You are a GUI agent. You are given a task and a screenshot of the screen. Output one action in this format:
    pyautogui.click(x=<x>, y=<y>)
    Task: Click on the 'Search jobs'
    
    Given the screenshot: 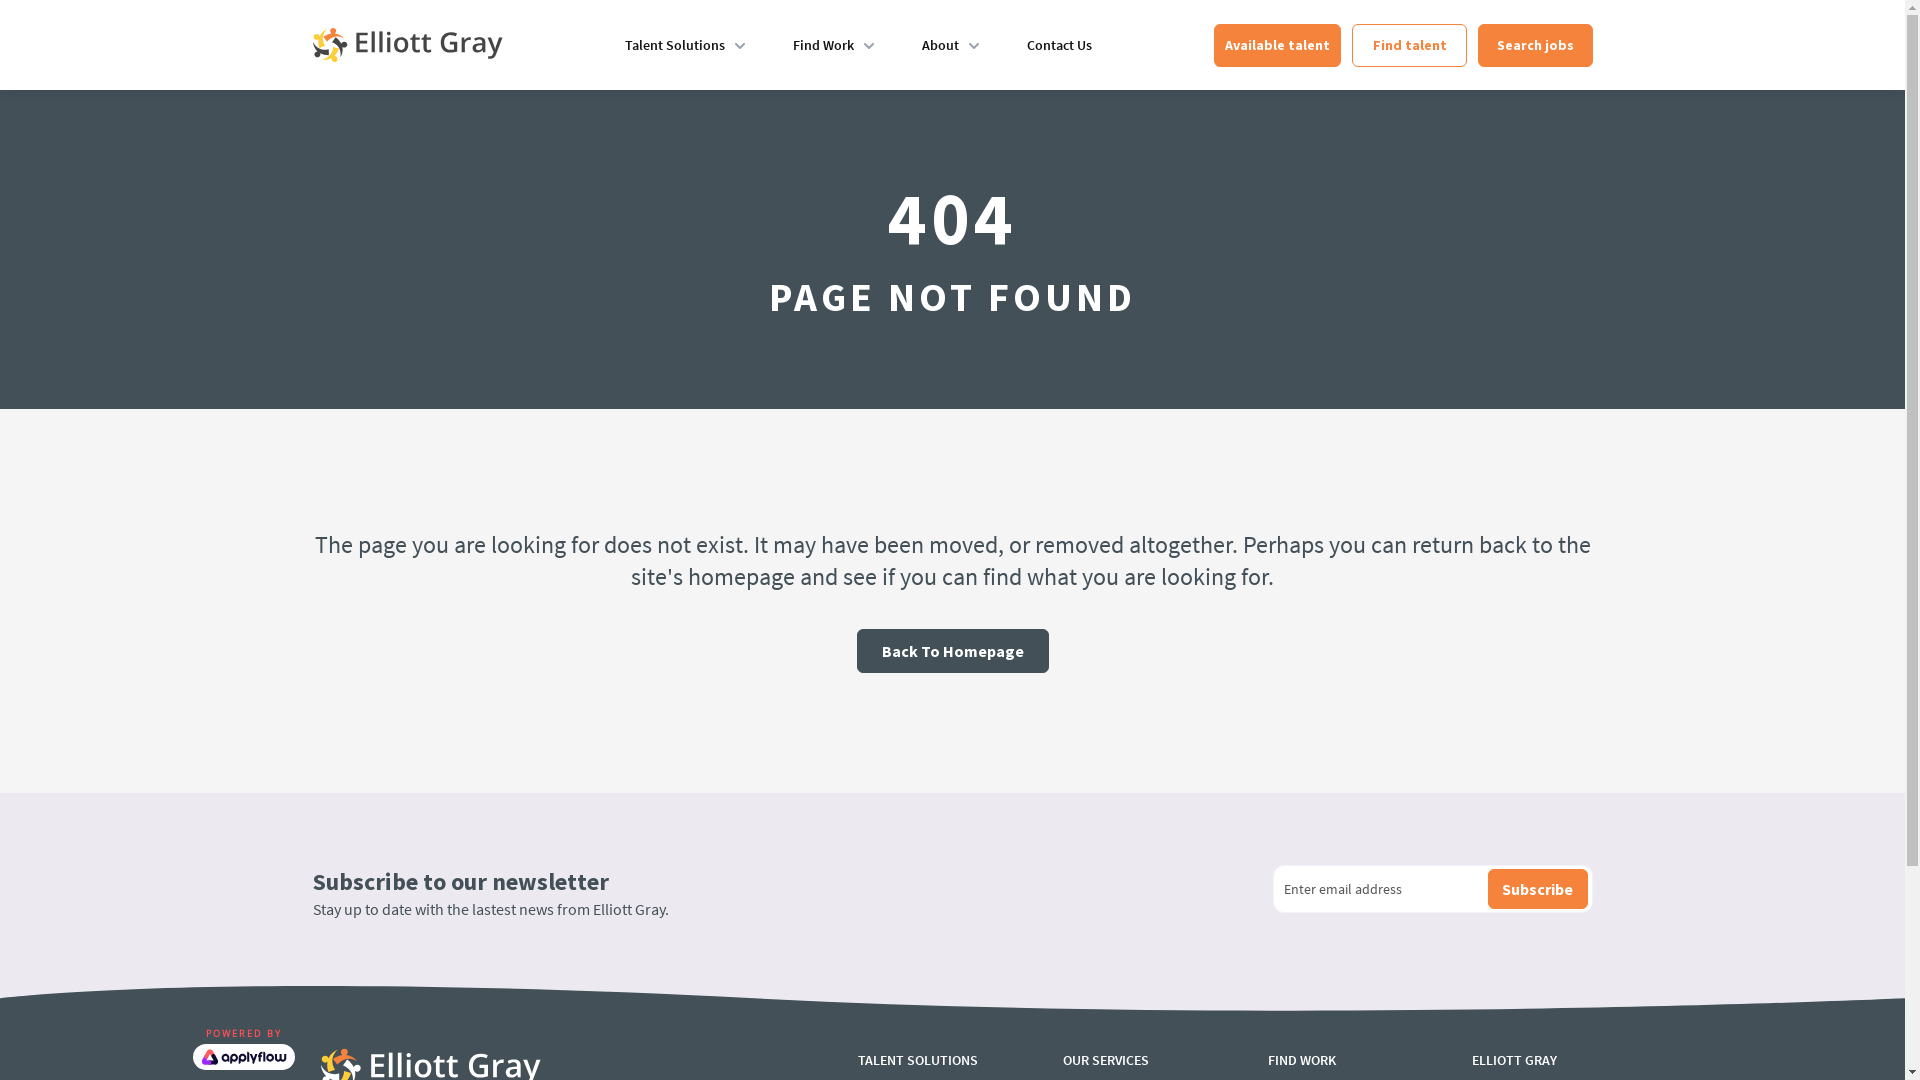 What is the action you would take?
    pyautogui.click(x=1534, y=45)
    